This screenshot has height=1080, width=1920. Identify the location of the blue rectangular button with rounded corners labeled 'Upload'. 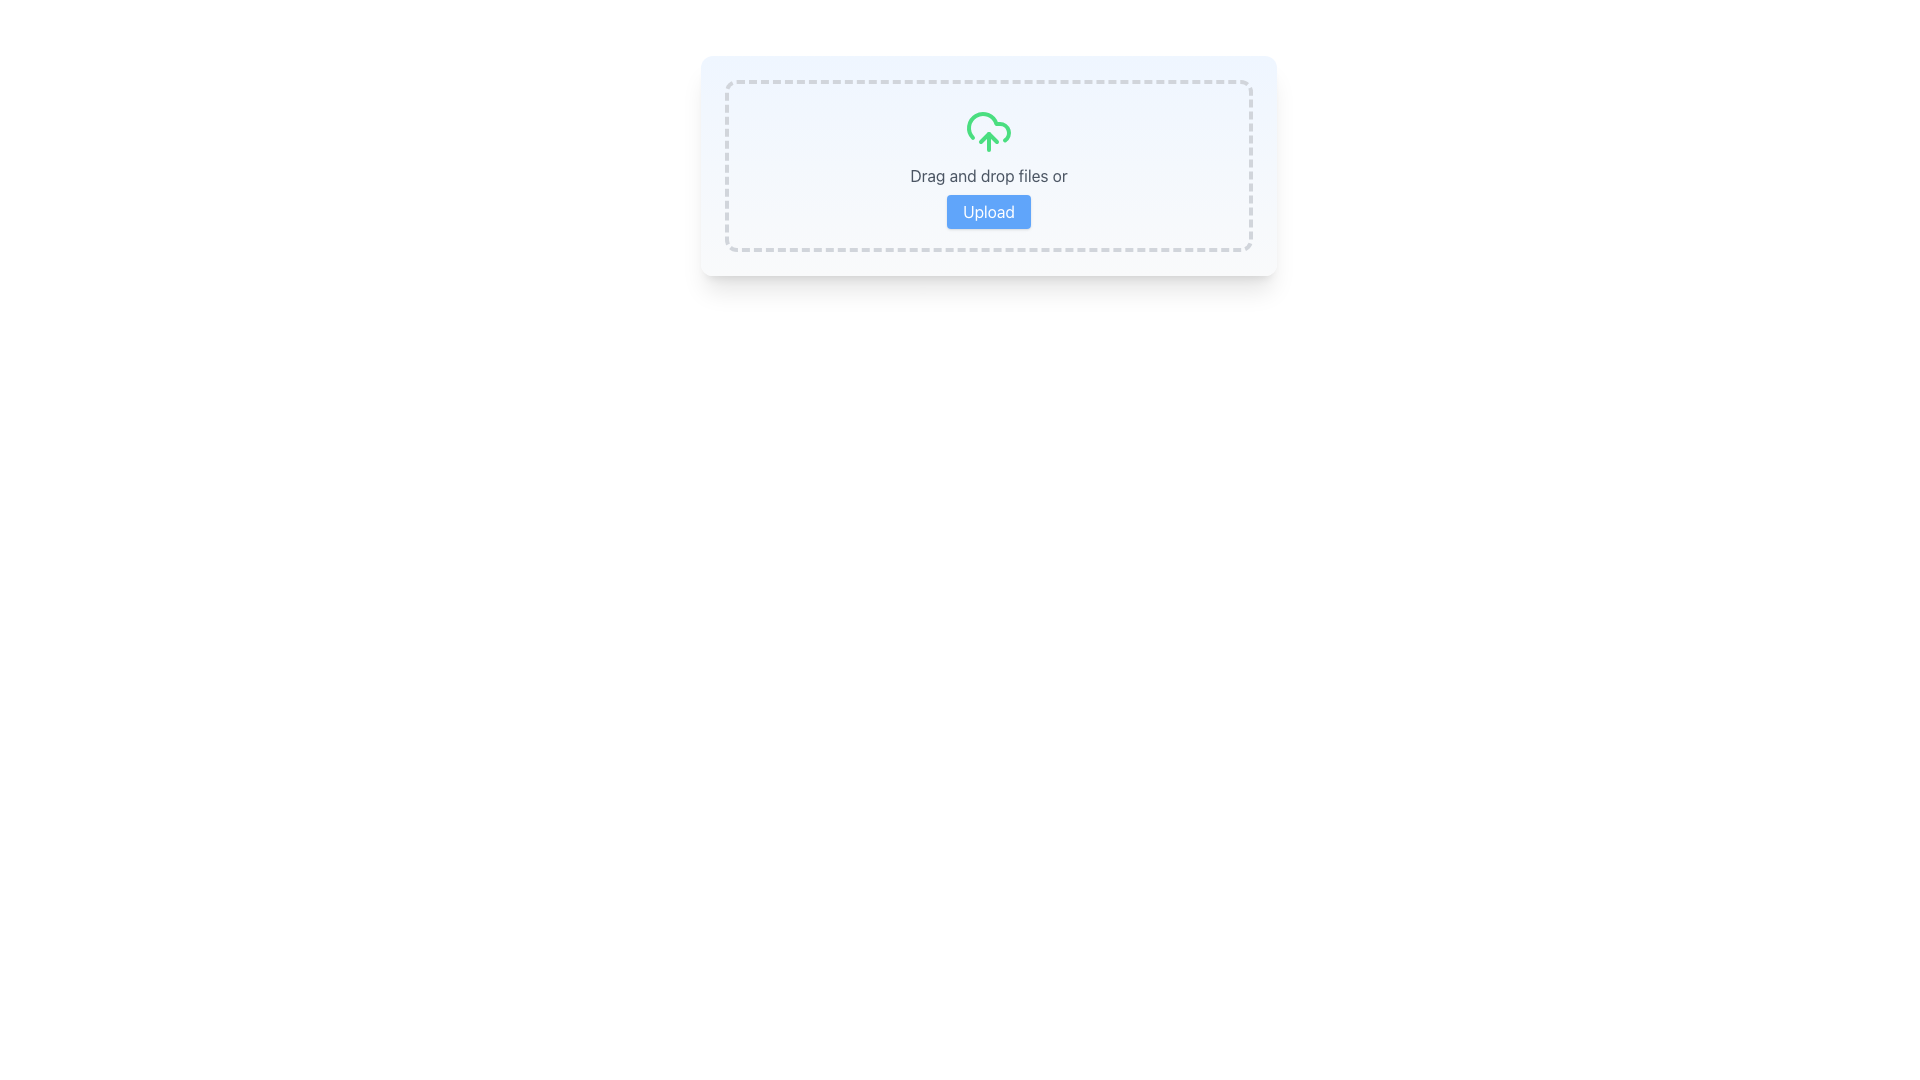
(988, 212).